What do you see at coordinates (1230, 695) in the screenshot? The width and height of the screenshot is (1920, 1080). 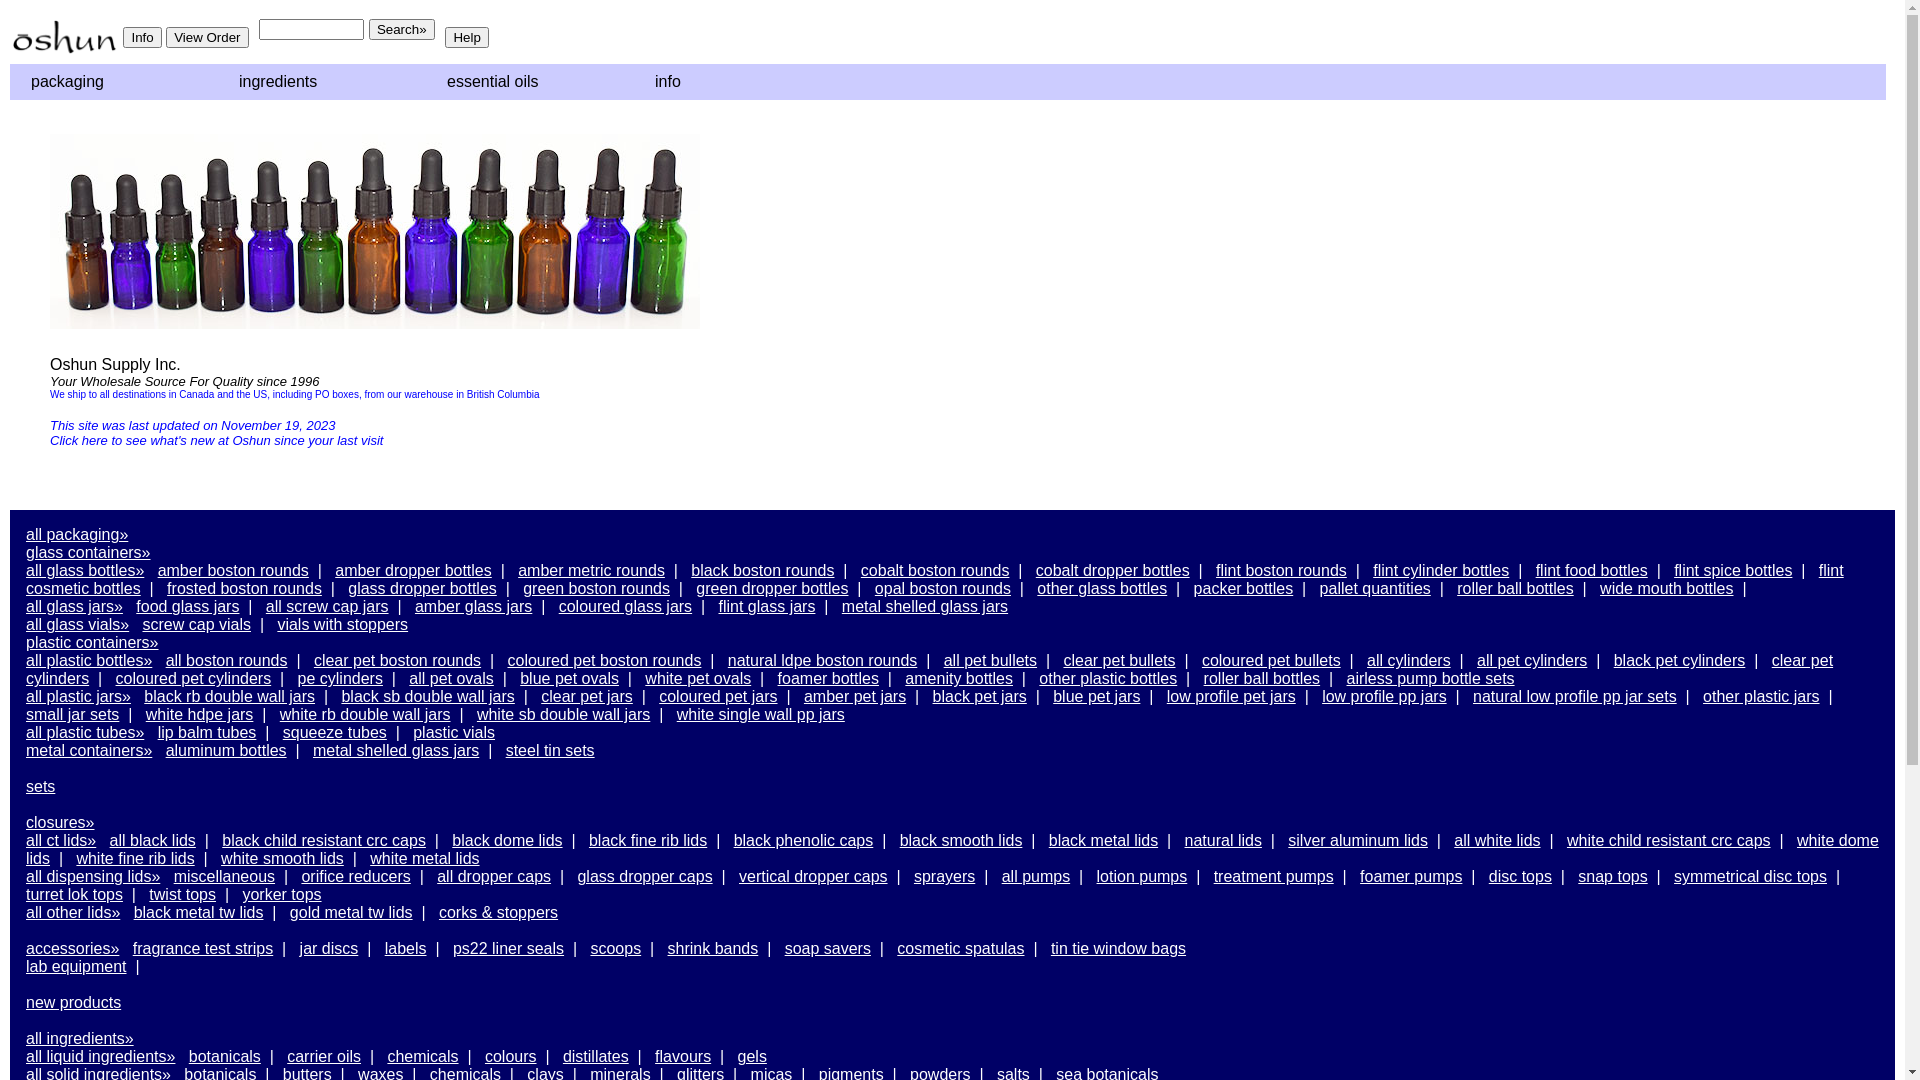 I see `'low profile pet jars'` at bounding box center [1230, 695].